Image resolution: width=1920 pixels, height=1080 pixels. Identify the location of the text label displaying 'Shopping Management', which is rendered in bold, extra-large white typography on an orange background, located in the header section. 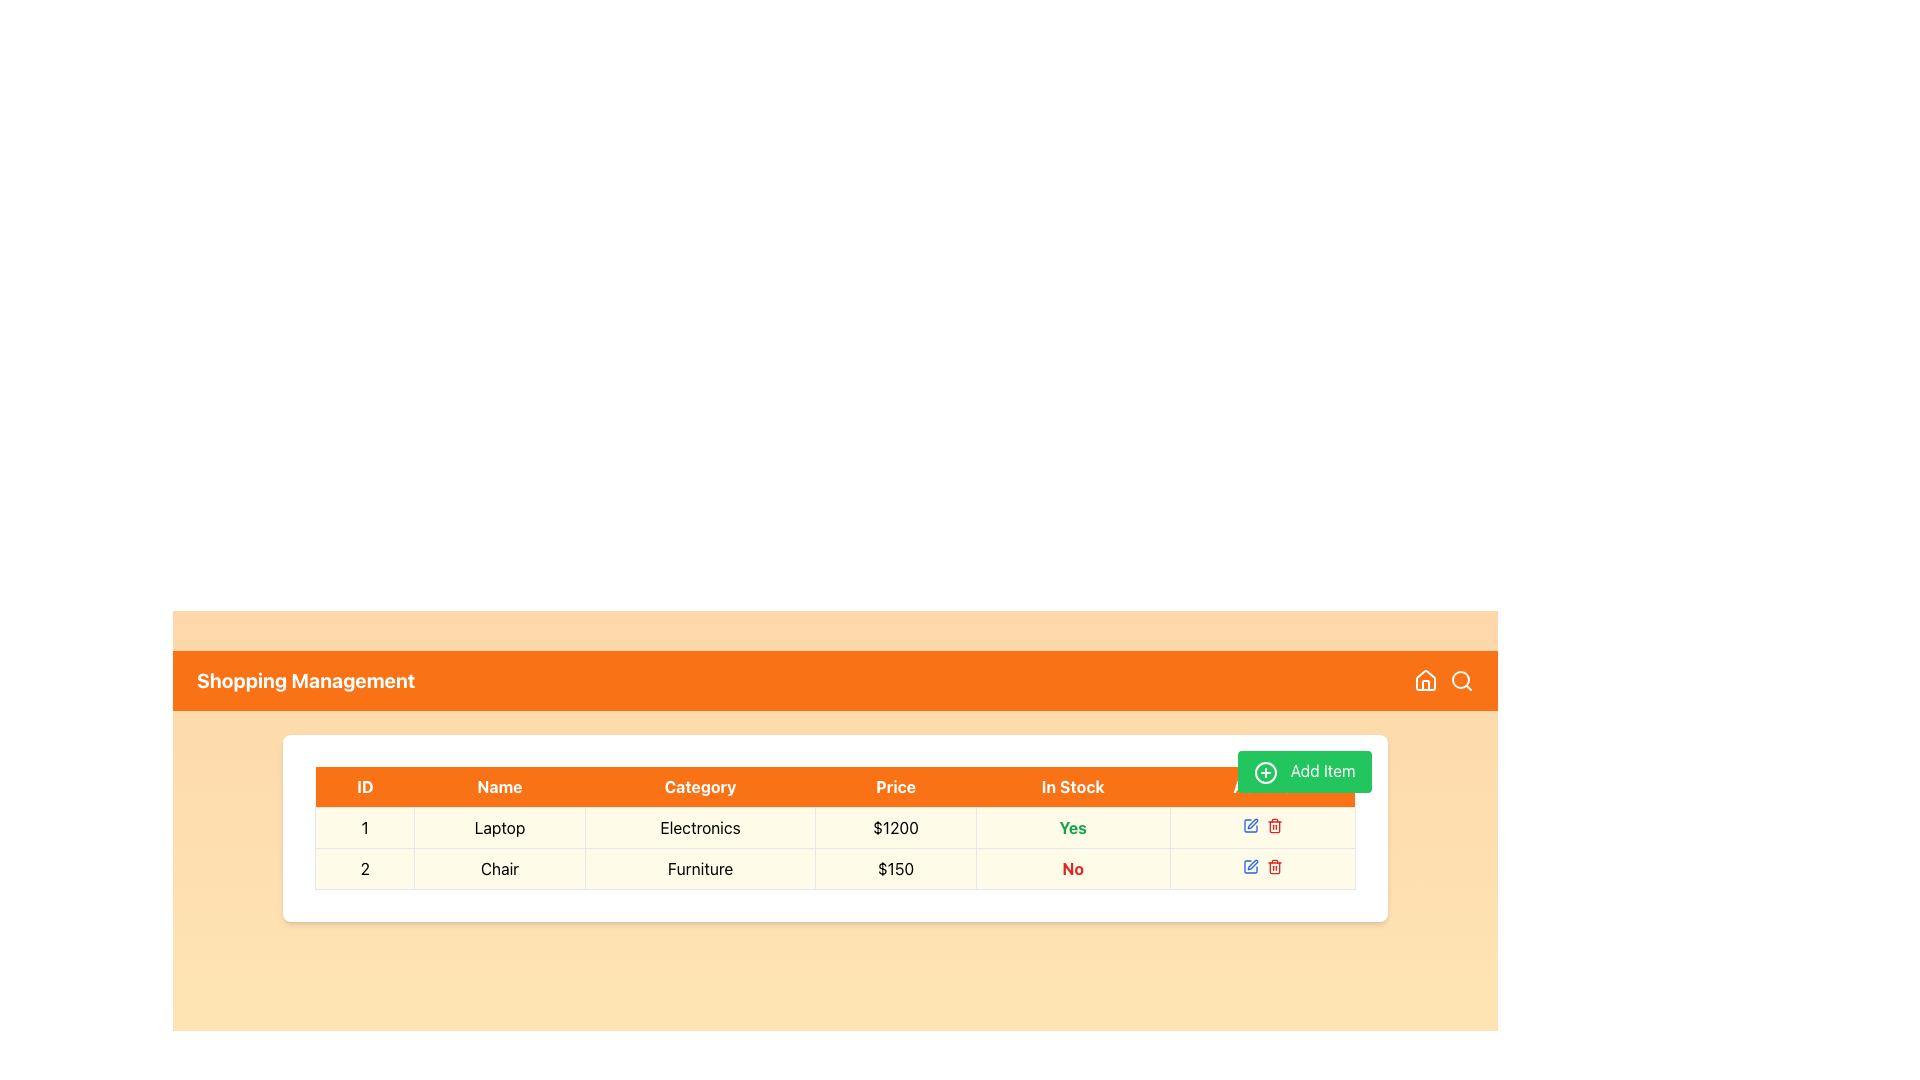
(305, 680).